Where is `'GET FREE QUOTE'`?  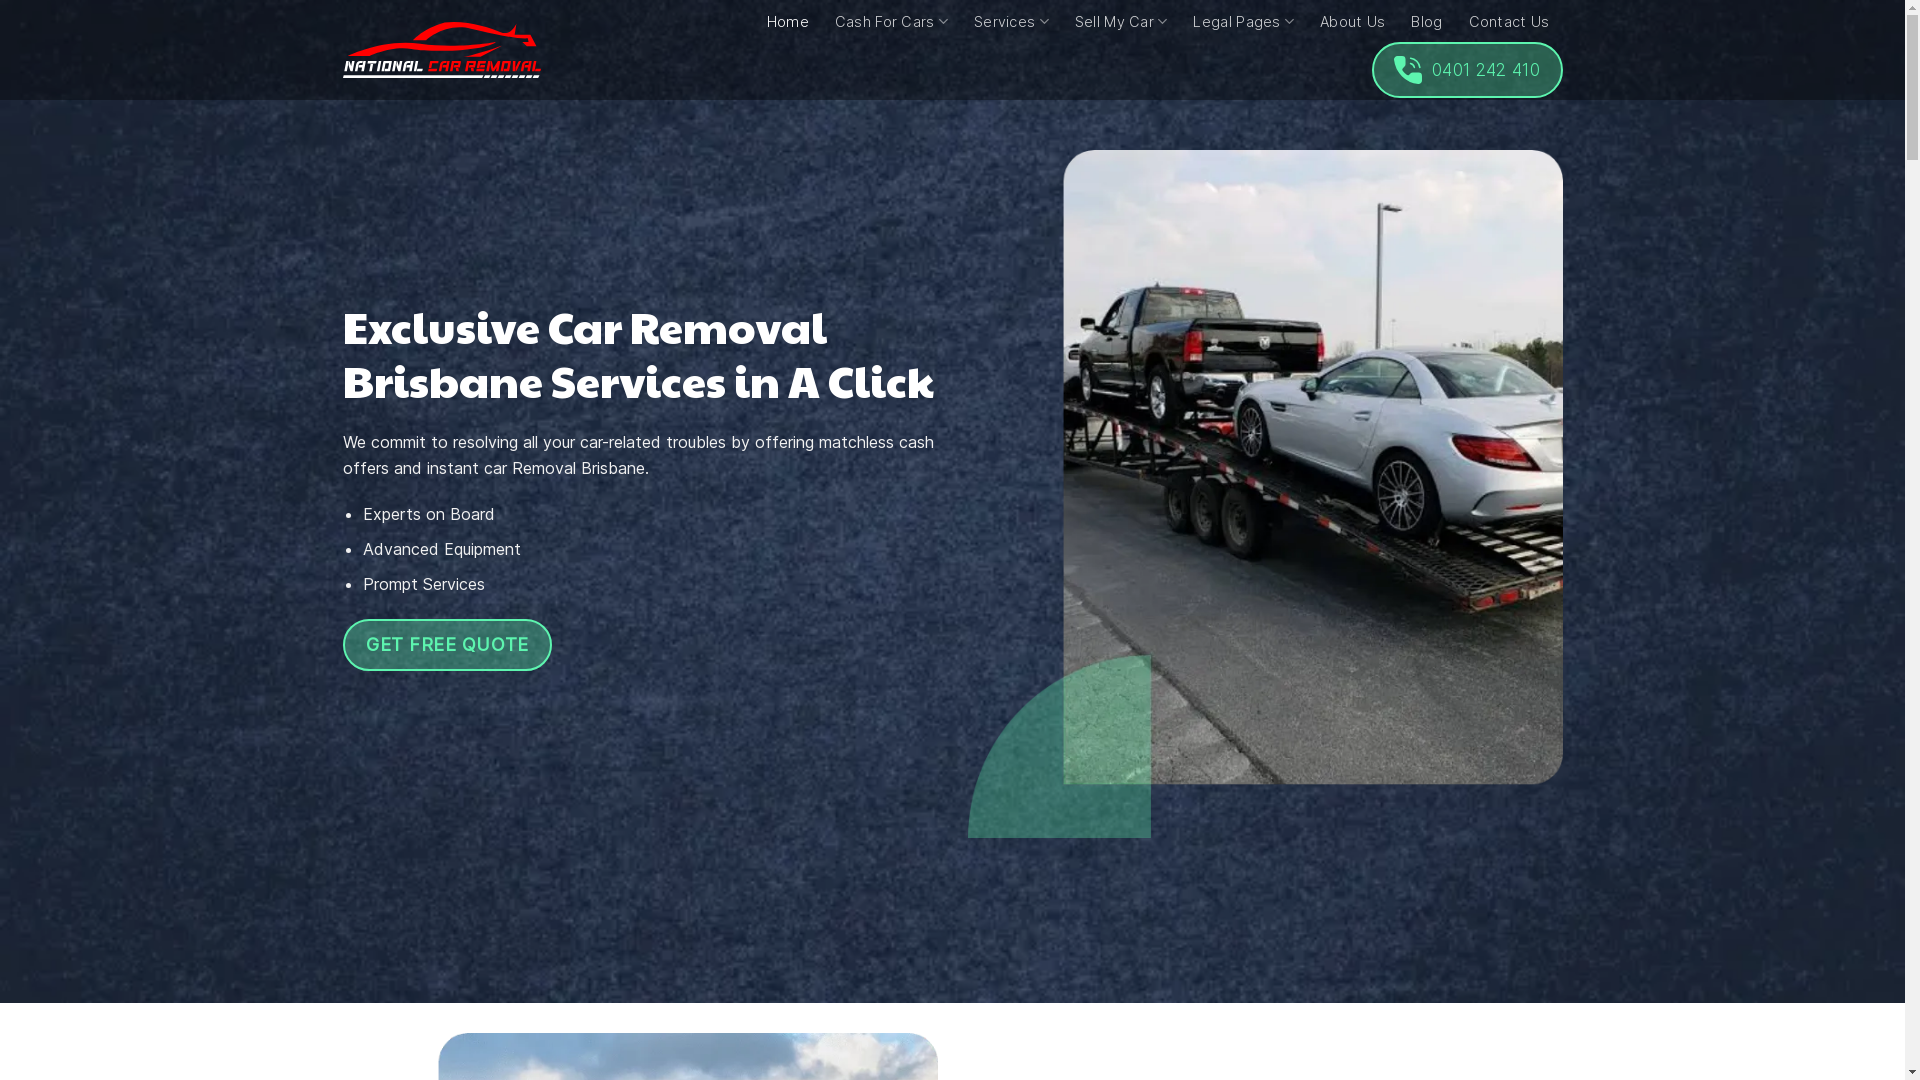 'GET FREE QUOTE' is located at coordinates (445, 644).